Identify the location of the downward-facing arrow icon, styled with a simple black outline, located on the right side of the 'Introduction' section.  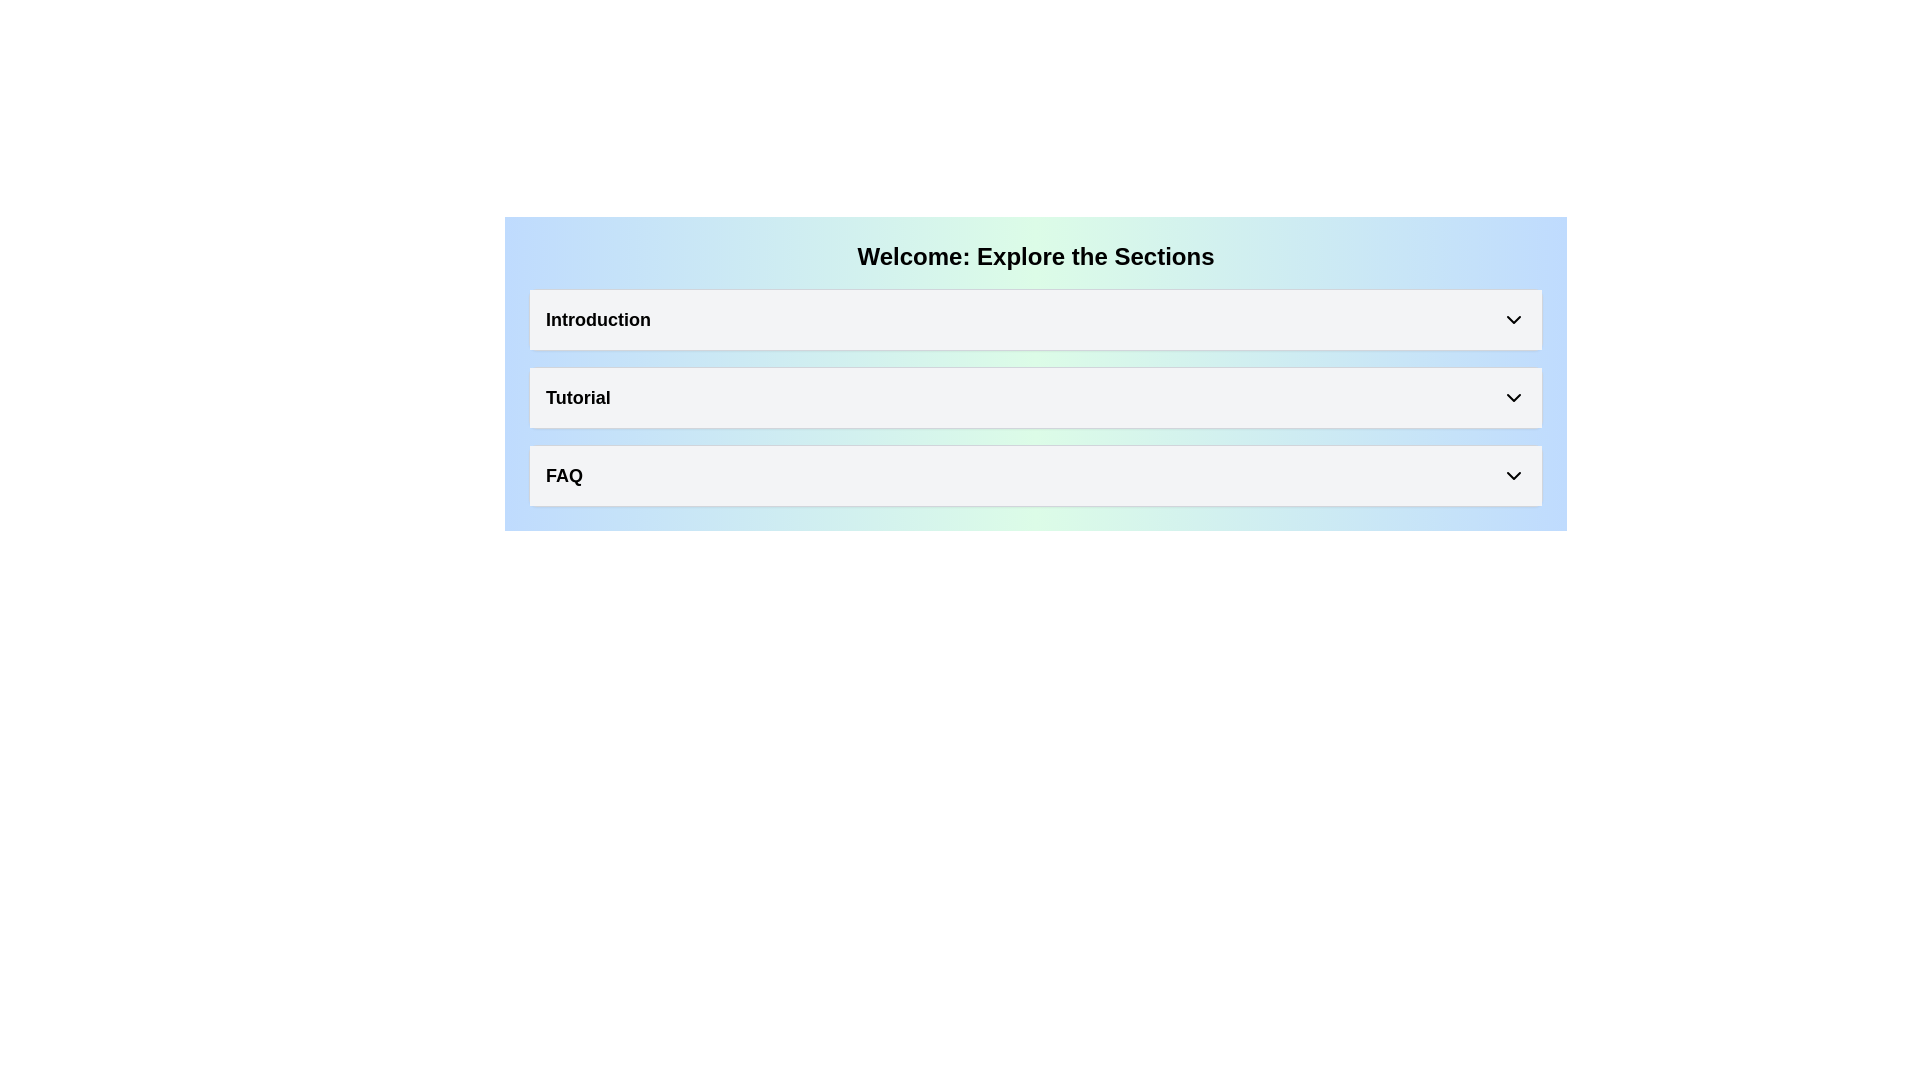
(1513, 319).